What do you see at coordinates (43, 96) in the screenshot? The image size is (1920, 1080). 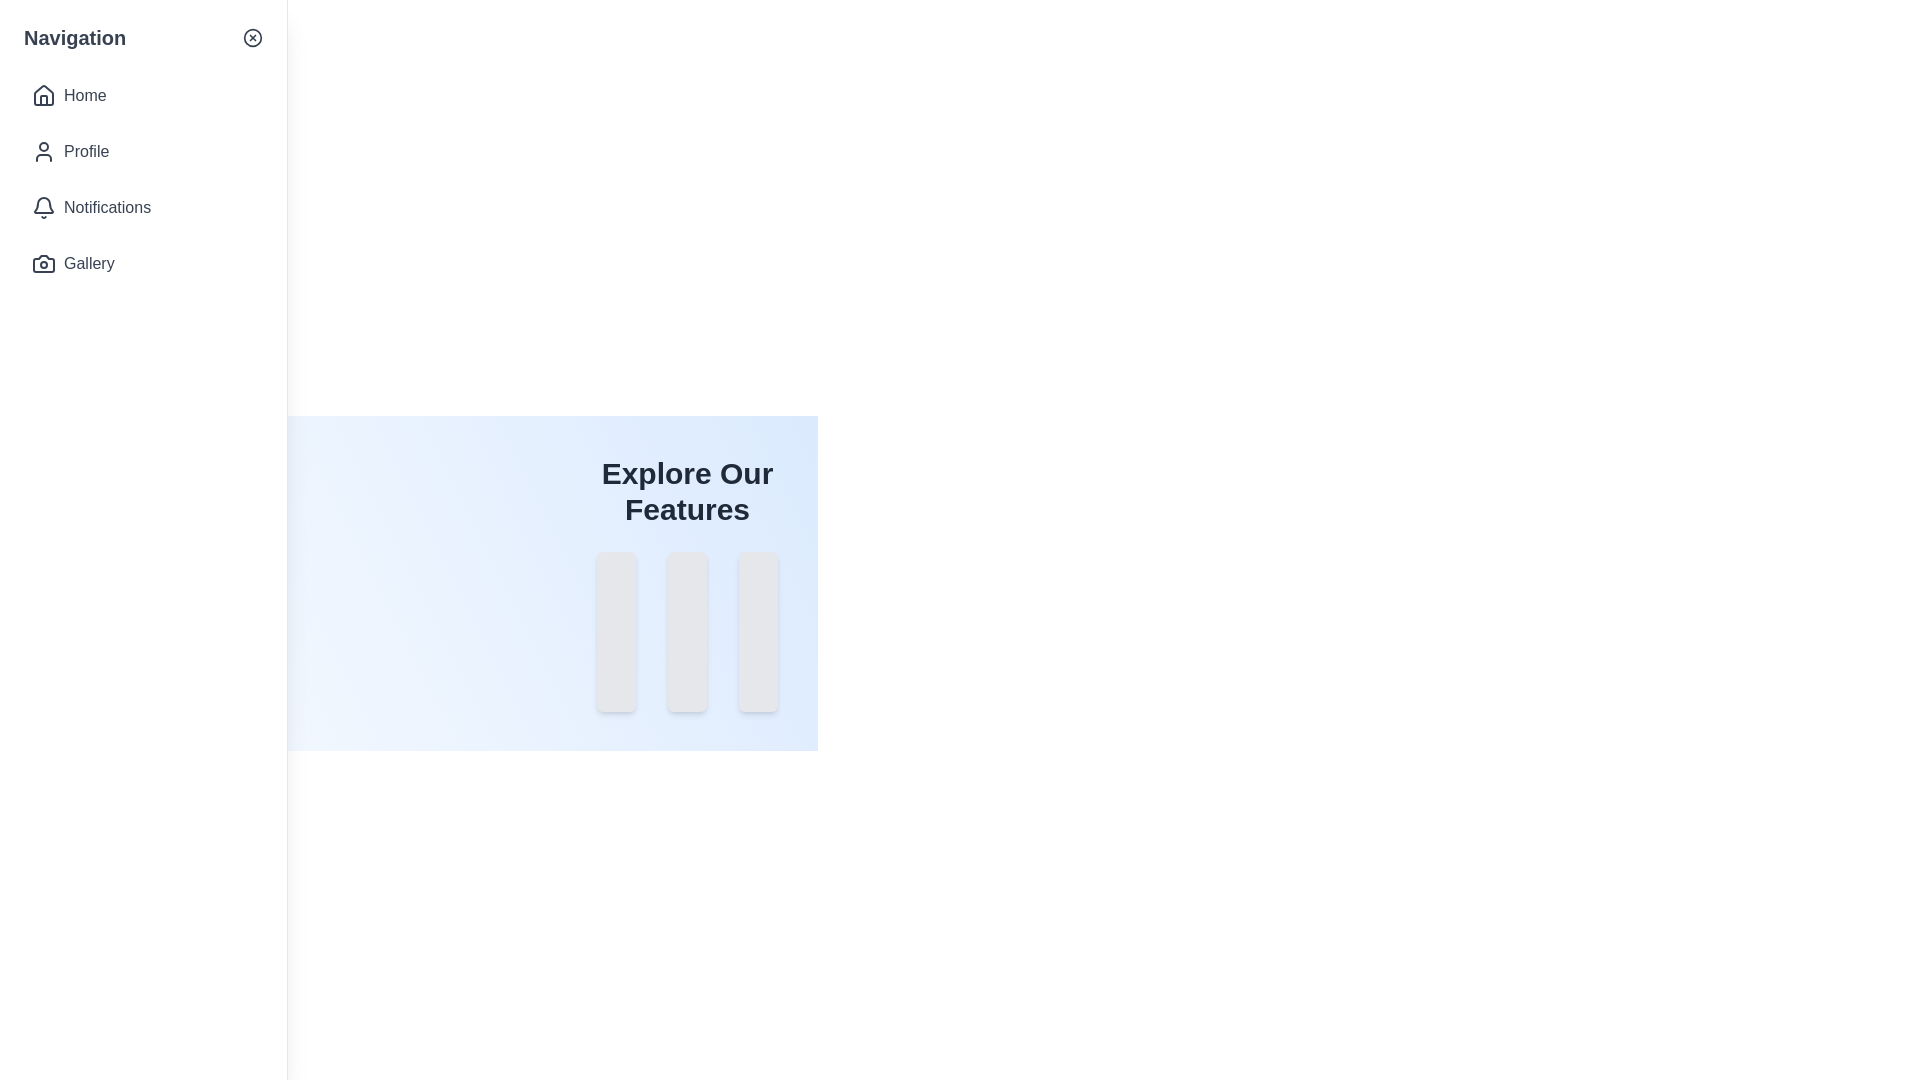 I see `the 'Home' icon located at the top of the vertical navigation menu, which visually represents the 'Home' navigation option` at bounding box center [43, 96].